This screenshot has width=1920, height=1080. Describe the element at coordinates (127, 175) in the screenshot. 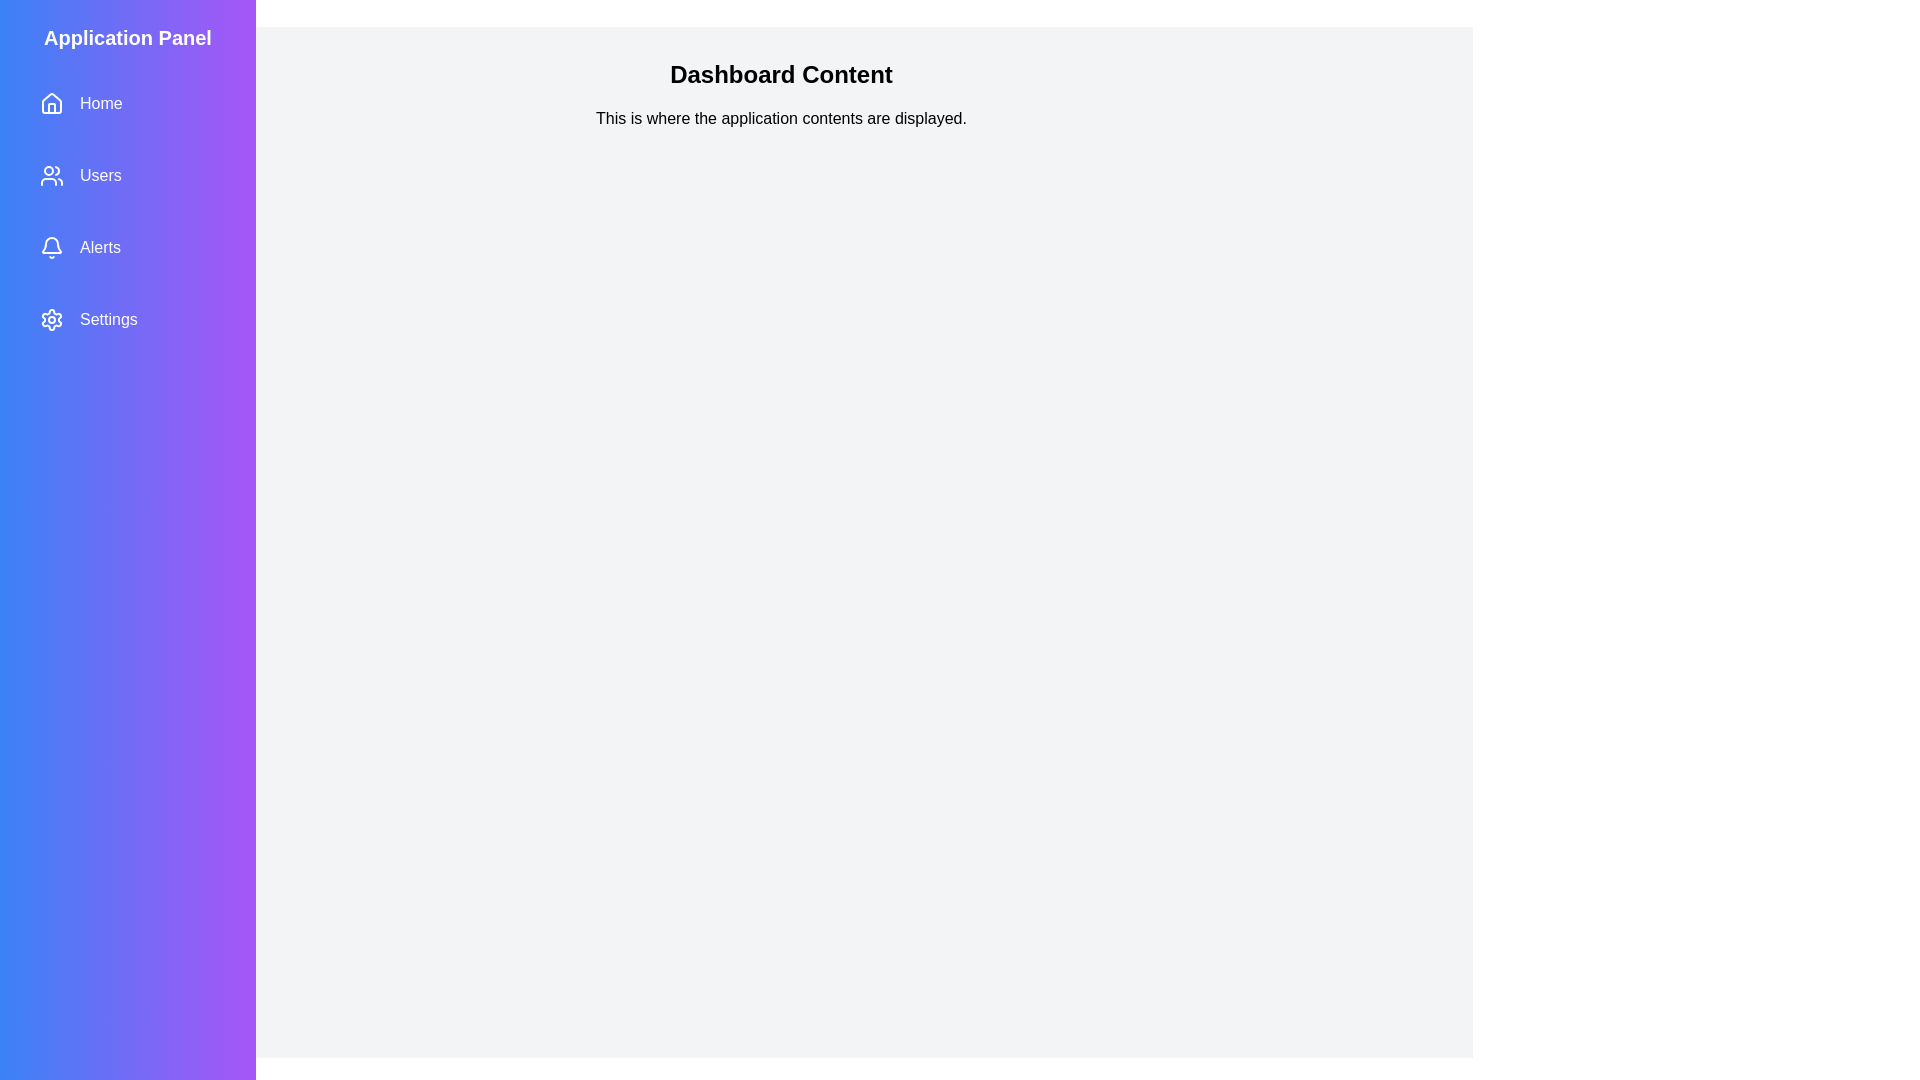

I see `the navigation item Users from the sidebar` at that location.